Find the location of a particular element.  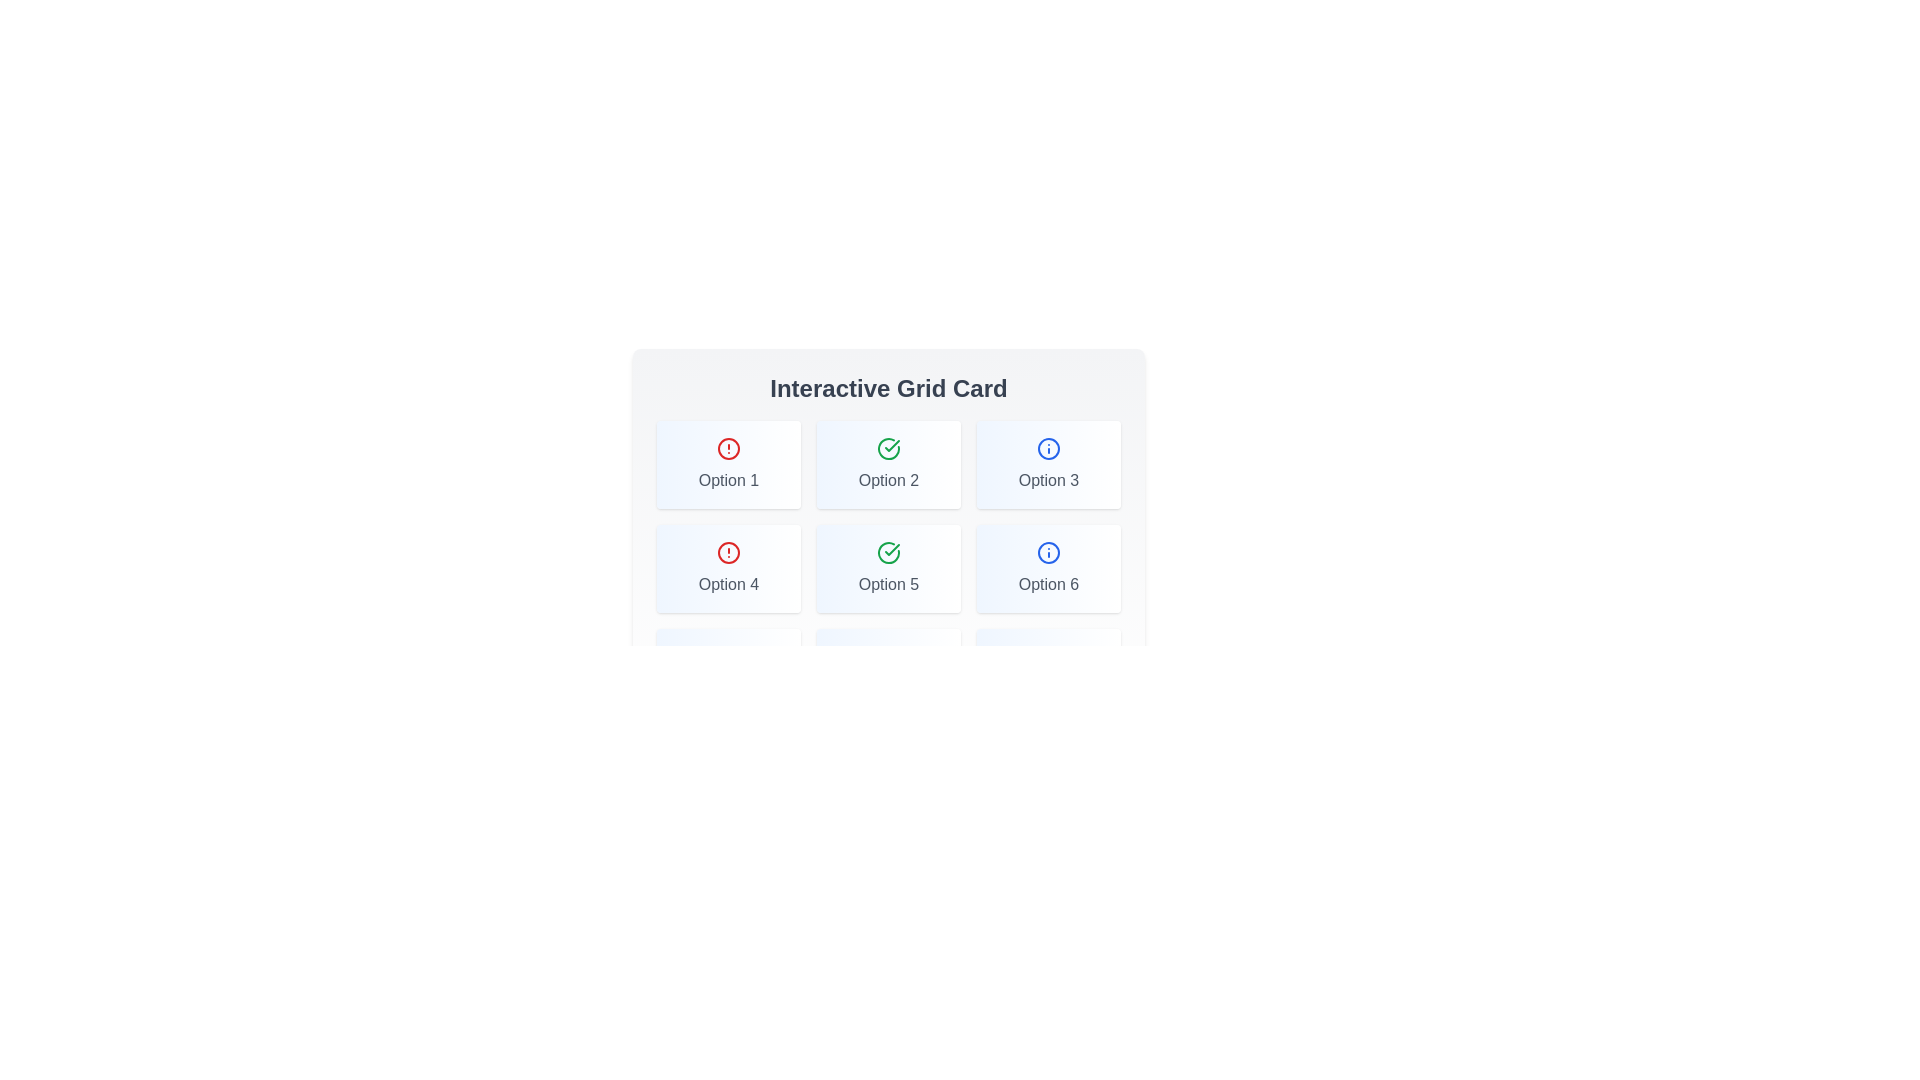

the circular icon featuring a green border and checkmark inside, located in the second column of the first row of the 'Option 2' grid block in the 'Interactive Grid Card' interface, via scripts is located at coordinates (887, 552).